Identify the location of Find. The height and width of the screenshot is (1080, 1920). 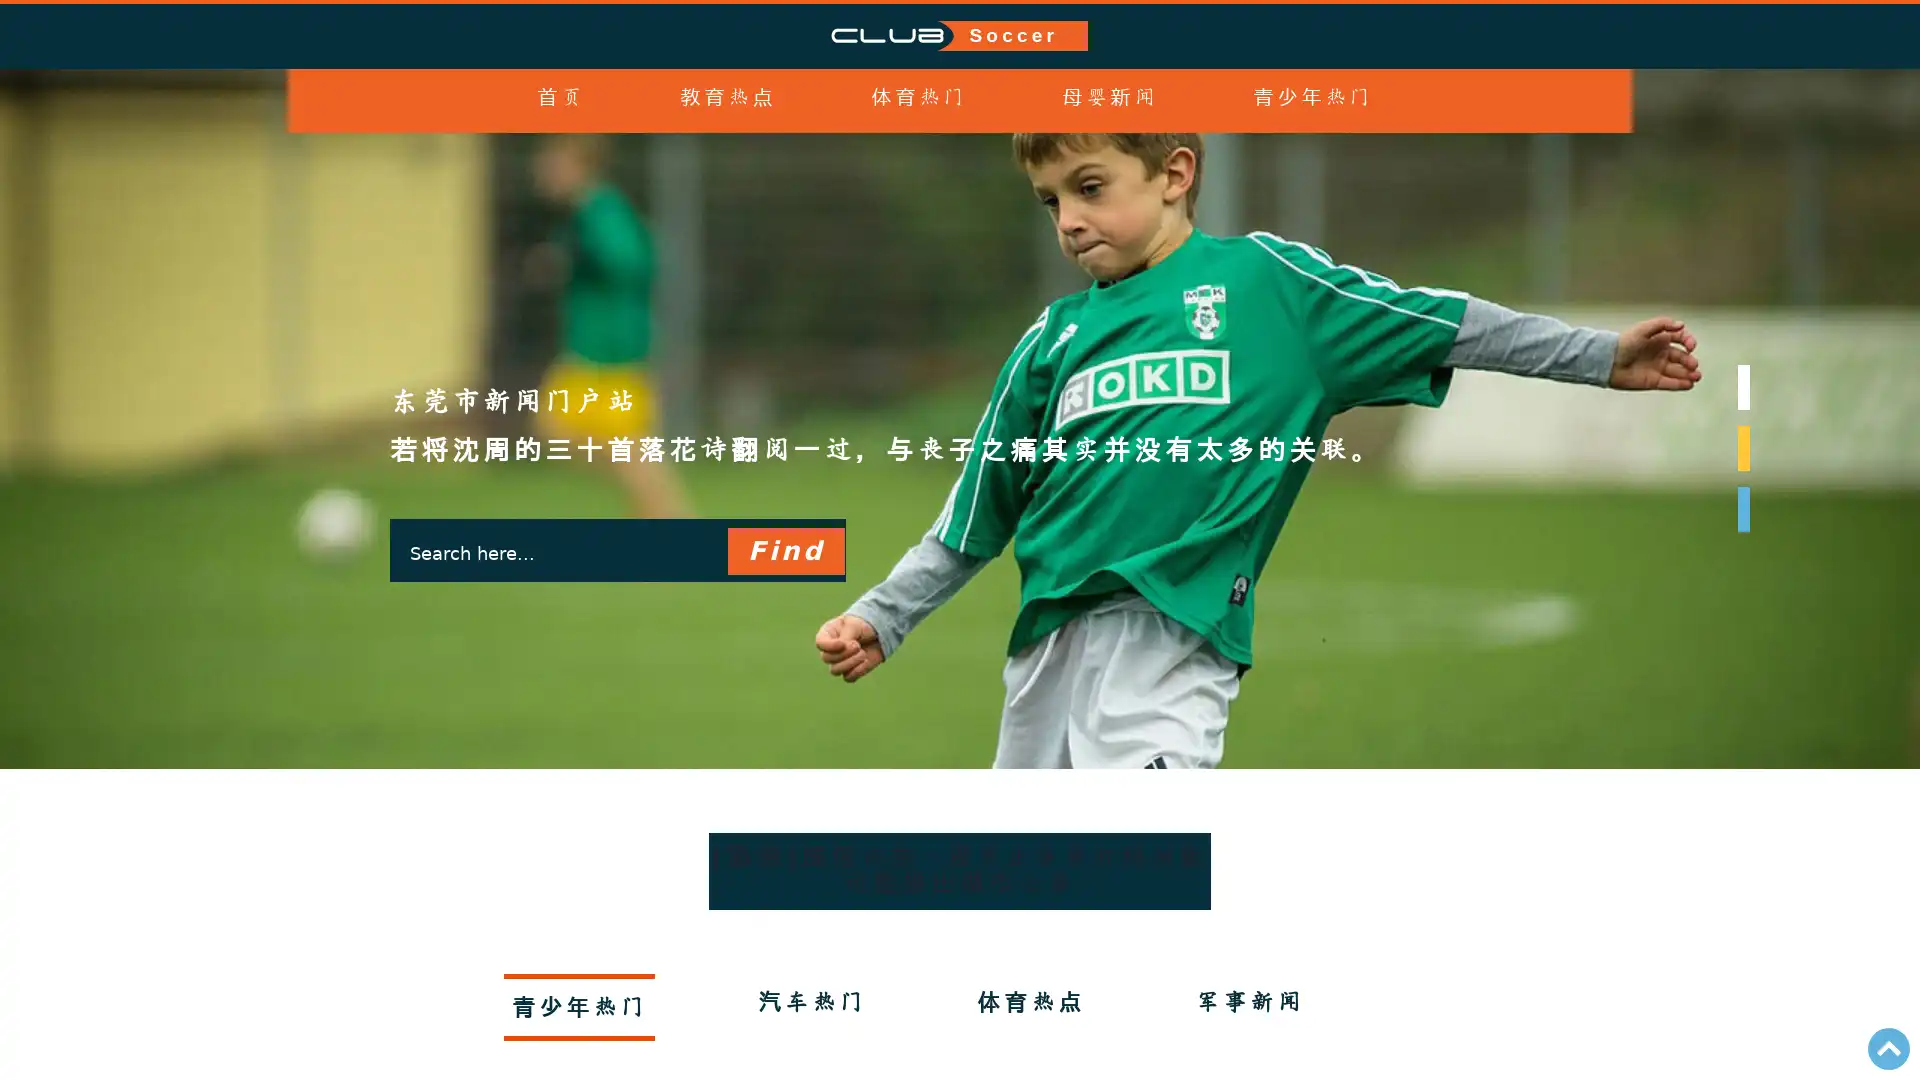
(784, 551).